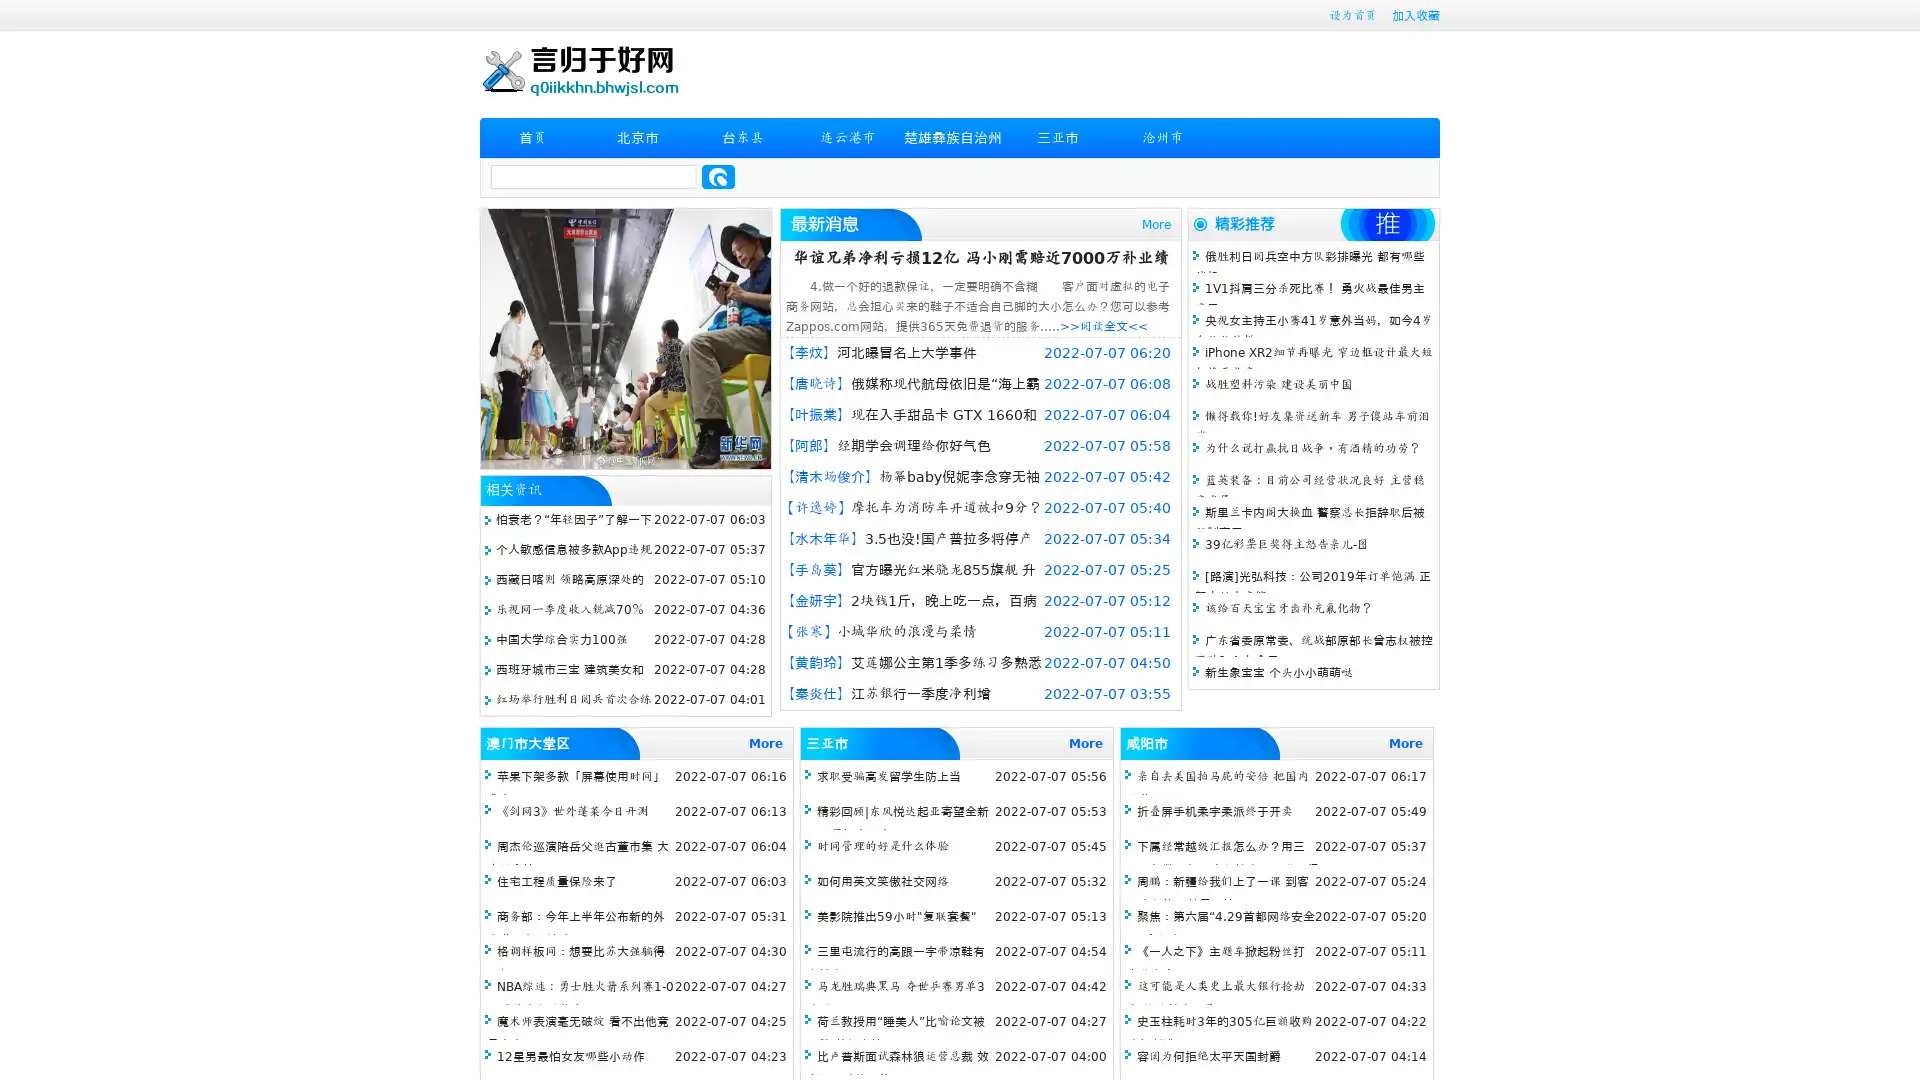 The width and height of the screenshot is (1920, 1080). Describe the element at coordinates (718, 176) in the screenshot. I see `Search` at that location.